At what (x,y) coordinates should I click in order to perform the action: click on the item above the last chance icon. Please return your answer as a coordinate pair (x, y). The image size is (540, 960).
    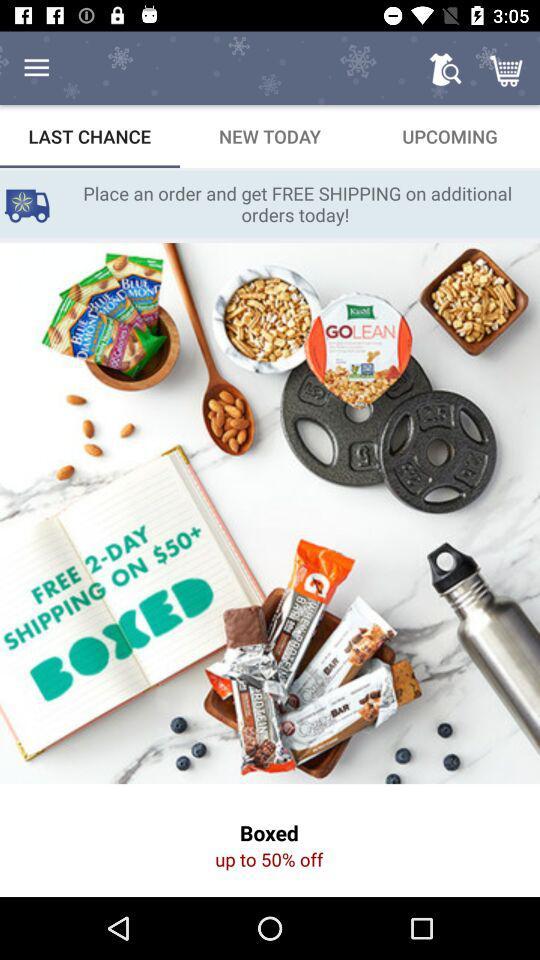
    Looking at the image, I should click on (36, 68).